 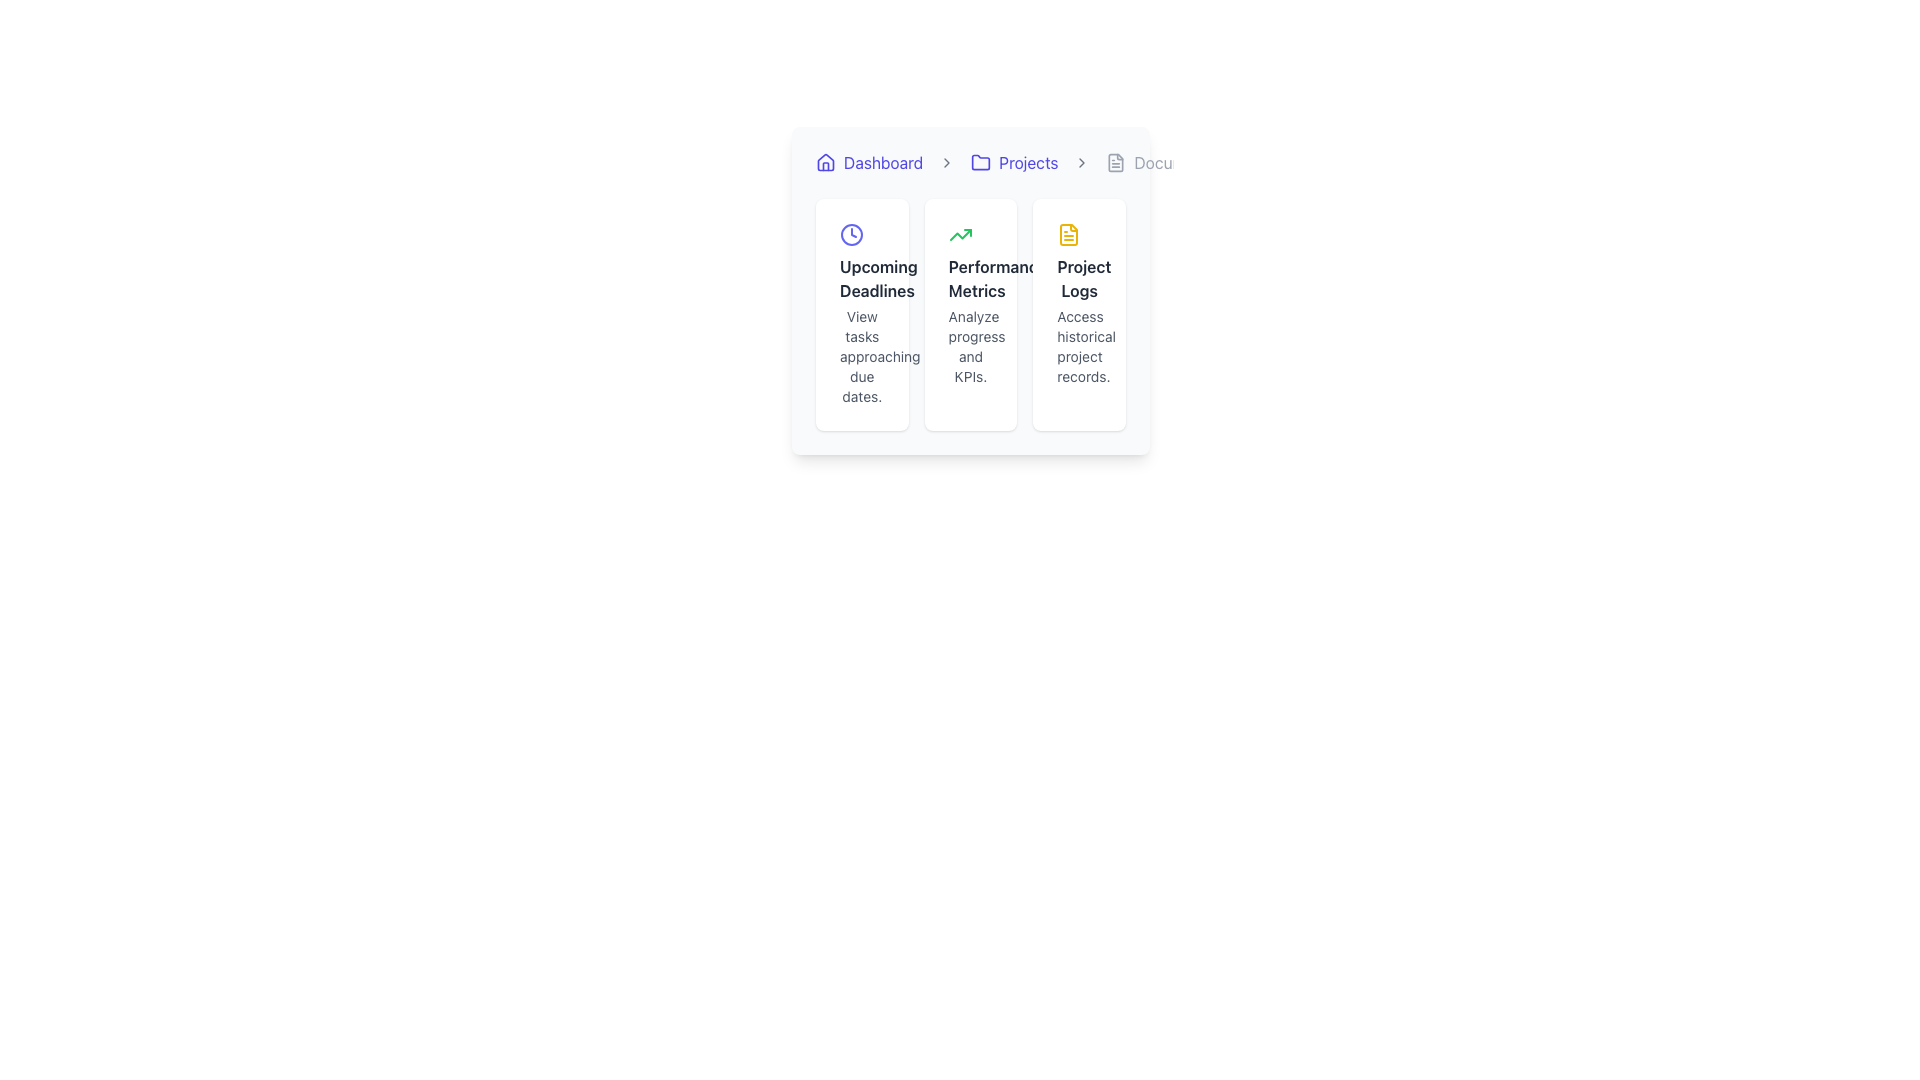 I want to click on headline text located centrally in the leftmost panel of the three-panel layout, which summarizes the panel's purpose regarding upcoming deadlines, so click(x=862, y=278).